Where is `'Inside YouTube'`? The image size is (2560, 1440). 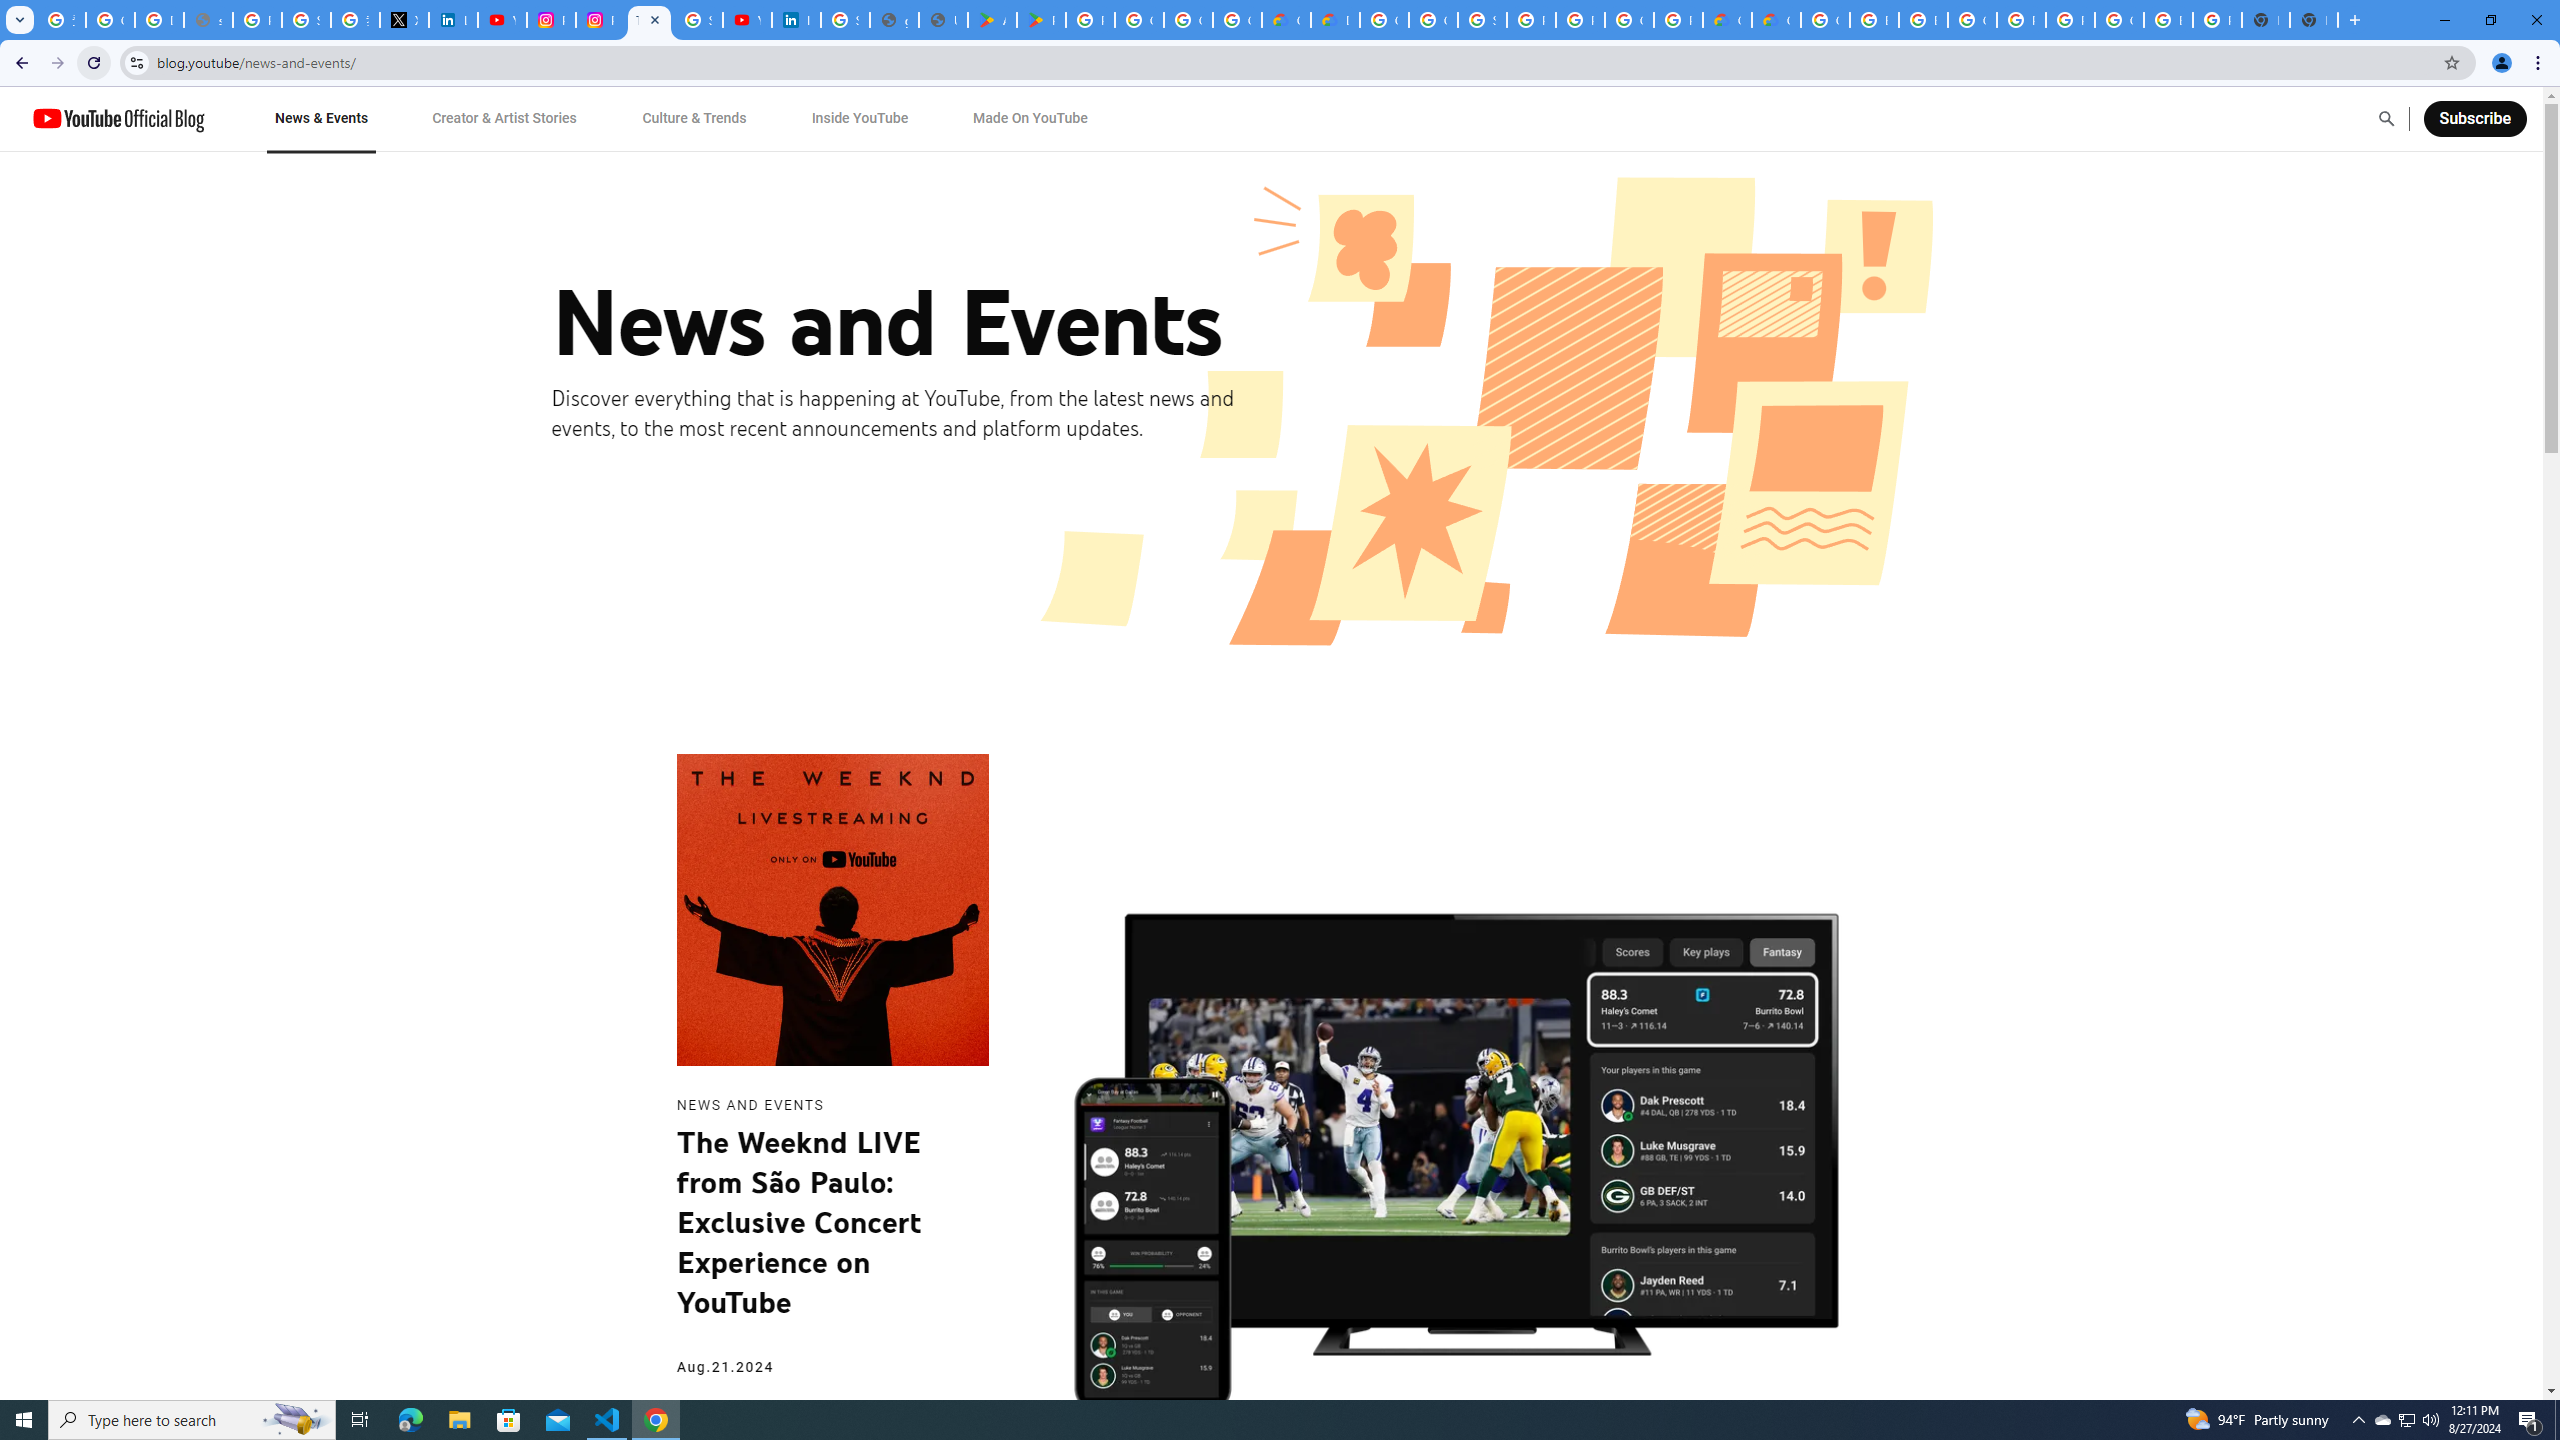
'Inside YouTube' is located at coordinates (860, 118).